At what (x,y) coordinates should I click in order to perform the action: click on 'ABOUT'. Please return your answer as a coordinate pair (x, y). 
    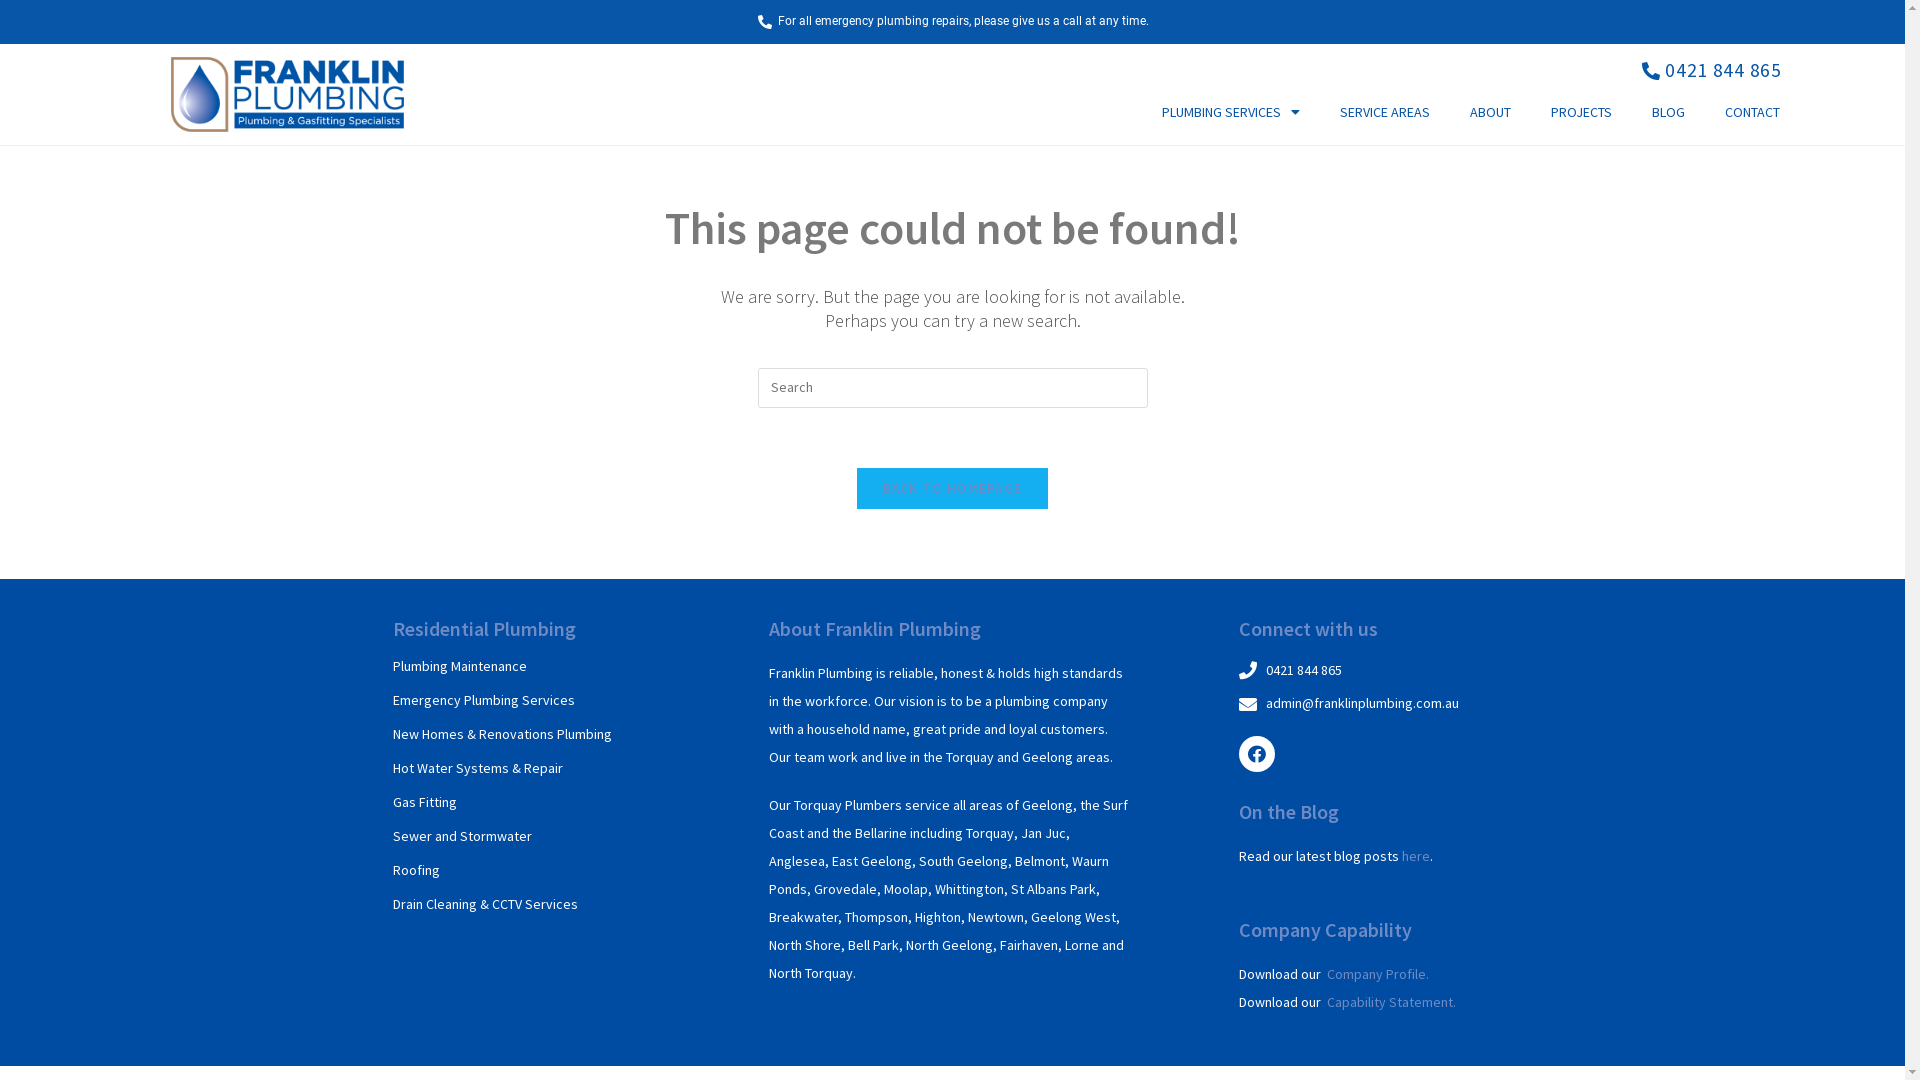
    Looking at the image, I should click on (1449, 111).